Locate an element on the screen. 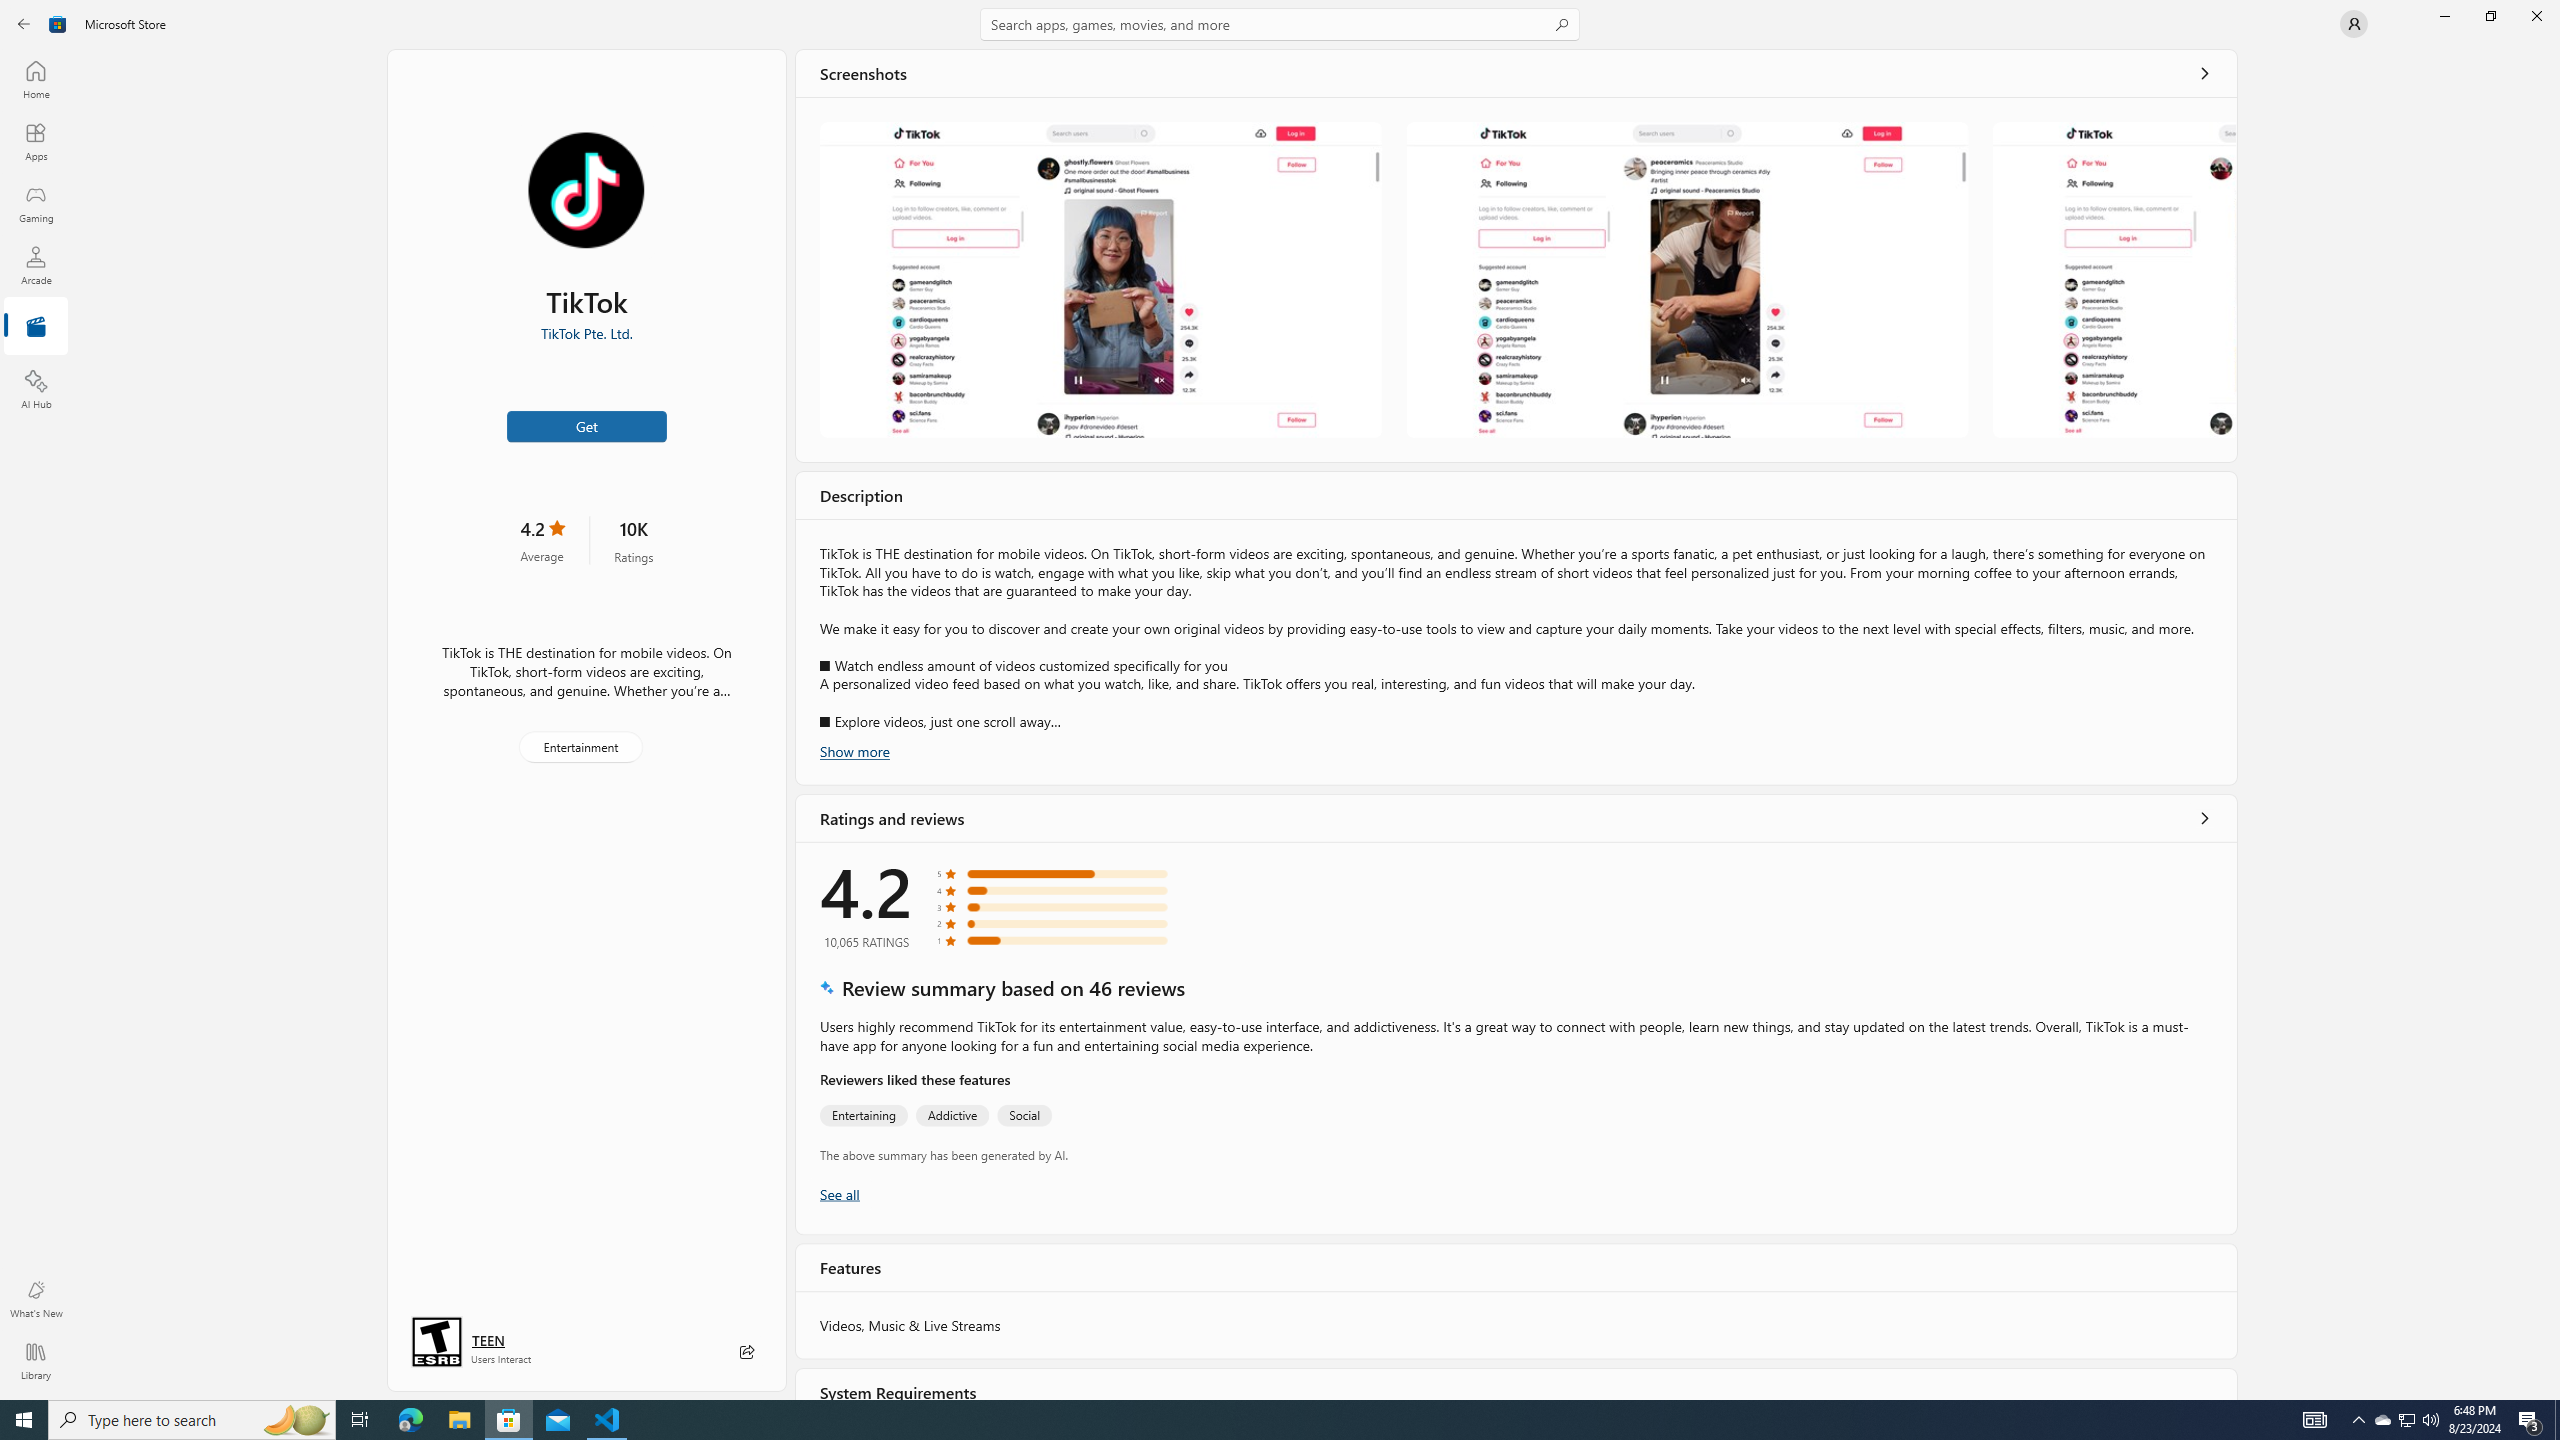 The image size is (2560, 1440). 'Entertainment' is located at coordinates (578, 746).